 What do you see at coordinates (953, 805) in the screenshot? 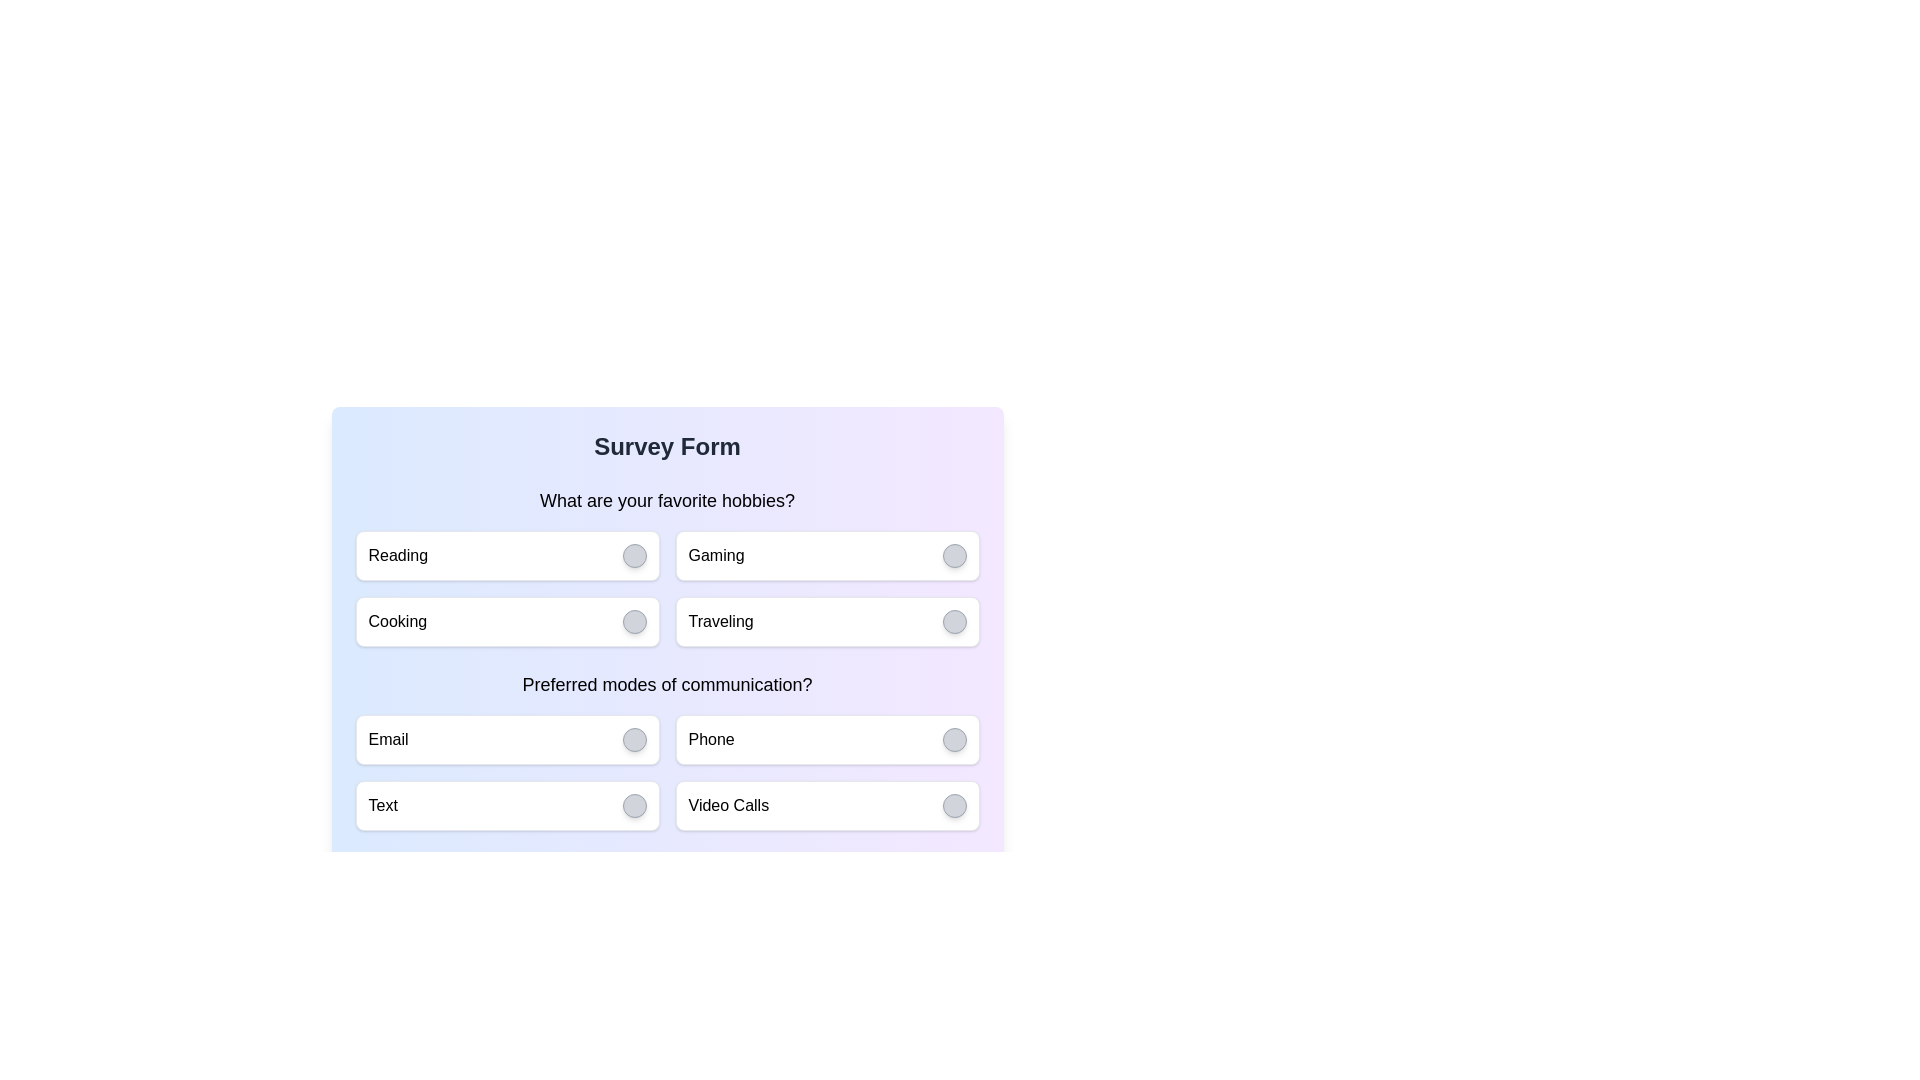
I see `the radio button for 'Video Calls' located in the 'Preferred modes of communication?' section` at bounding box center [953, 805].